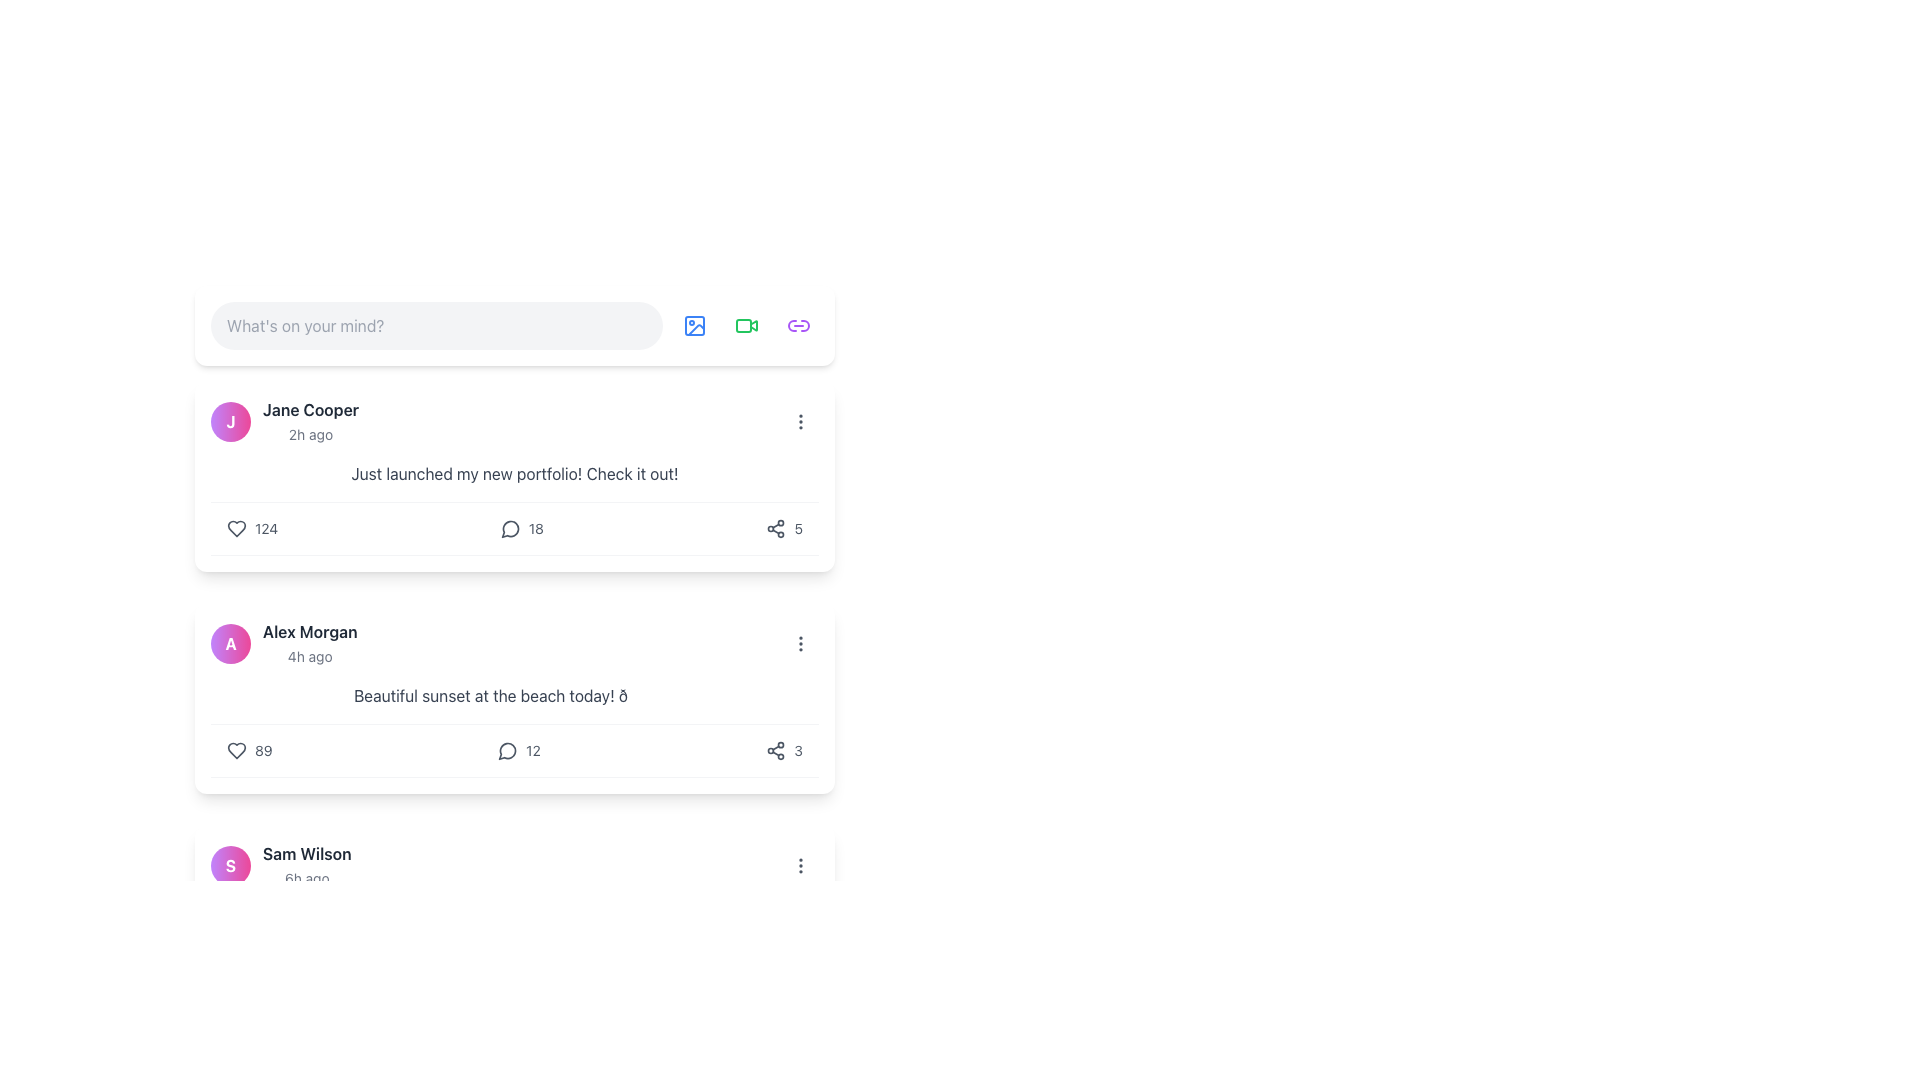 This screenshot has width=1920, height=1080. I want to click on the share icon button, which resembles a network connection and is styled in gray, located to the right of the comment count '3', so click(775, 751).